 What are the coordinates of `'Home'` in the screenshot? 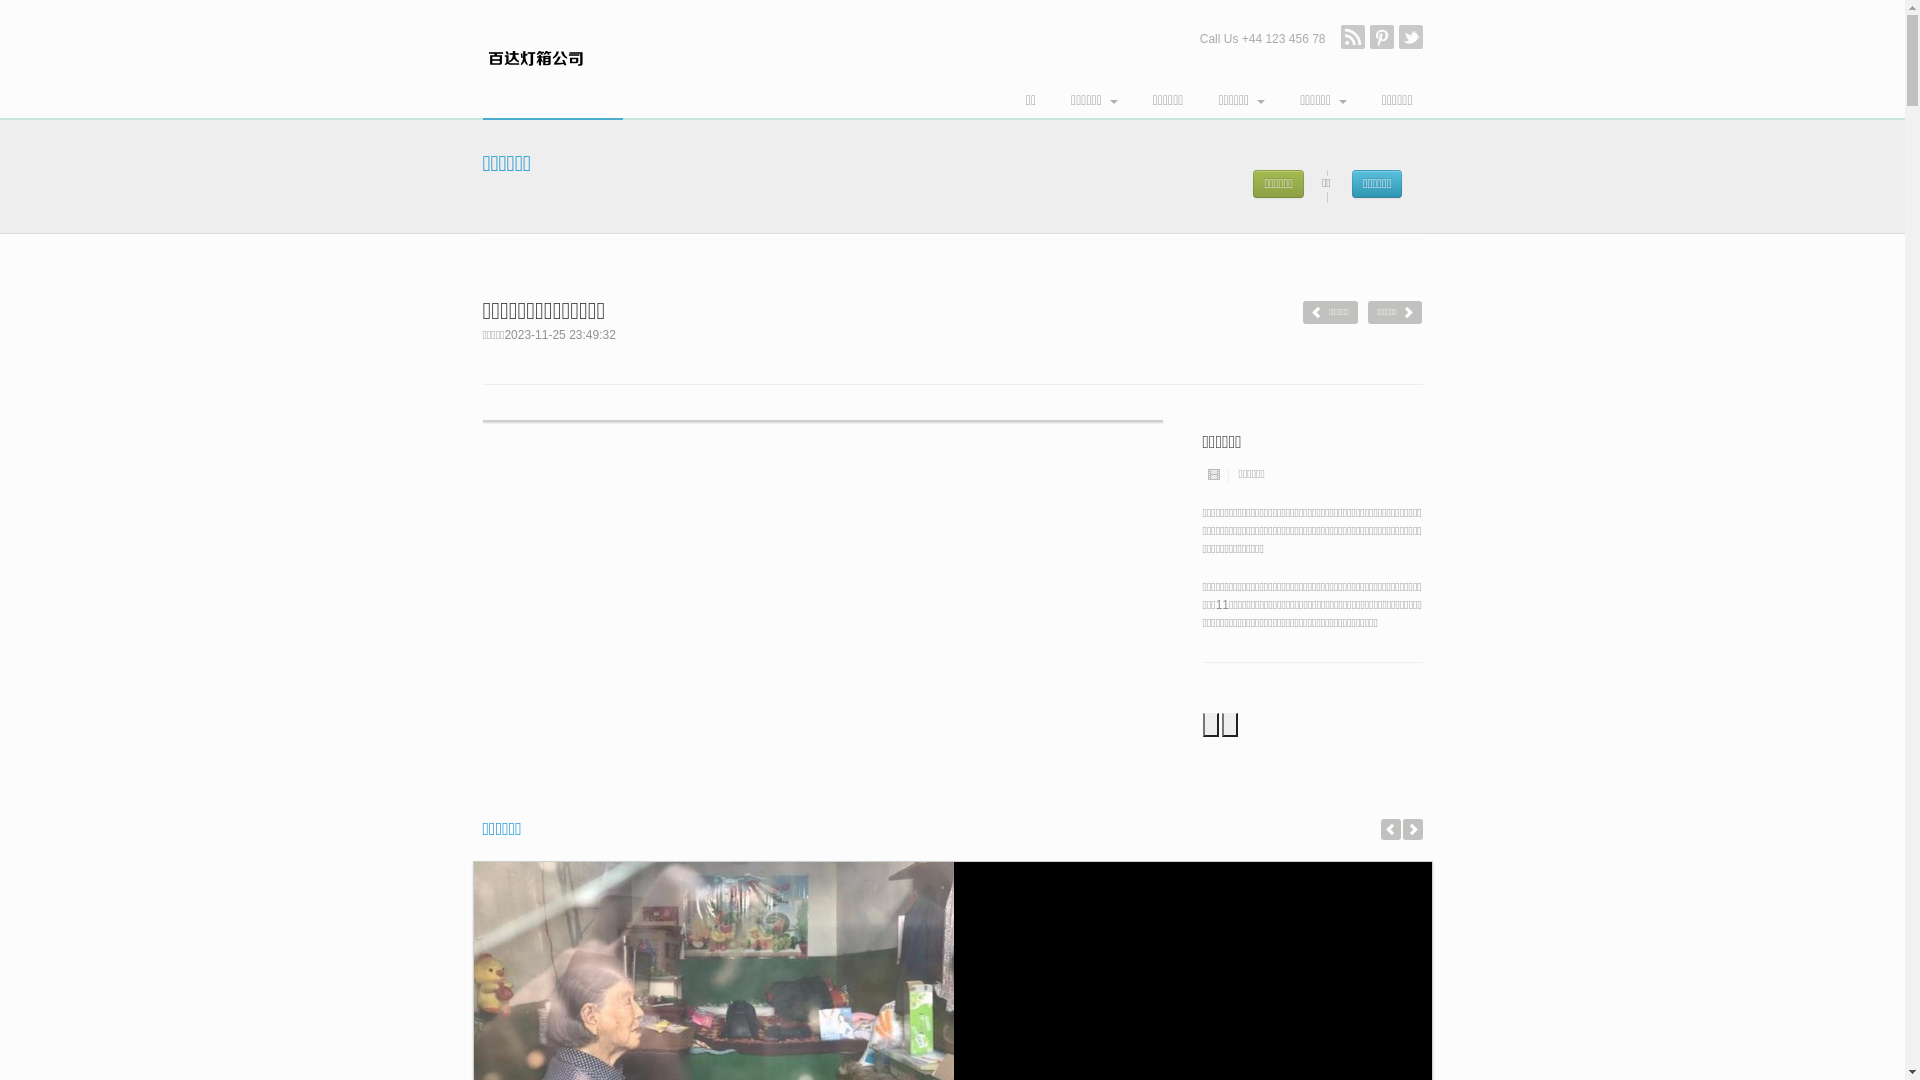 It's located at (552, 59).